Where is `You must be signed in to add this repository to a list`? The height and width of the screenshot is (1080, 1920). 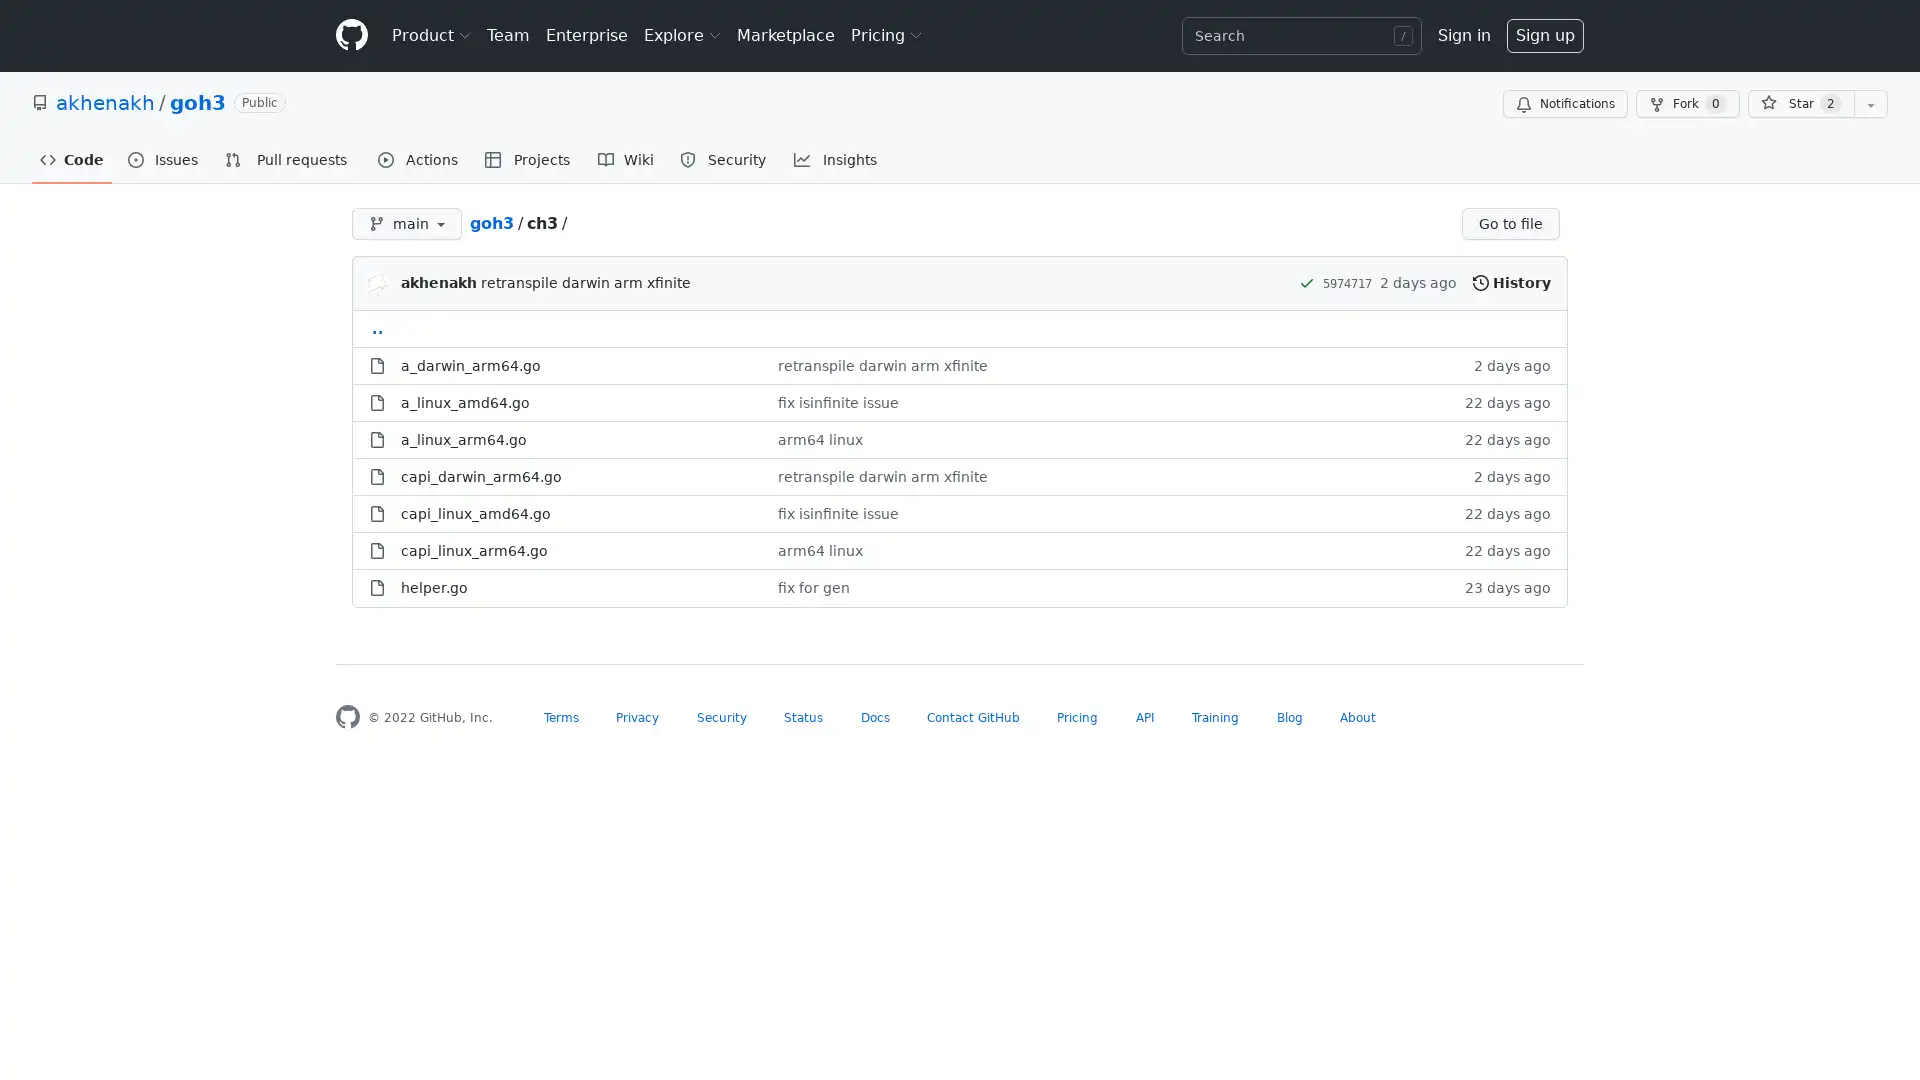
You must be signed in to add this repository to a list is located at coordinates (1870, 104).